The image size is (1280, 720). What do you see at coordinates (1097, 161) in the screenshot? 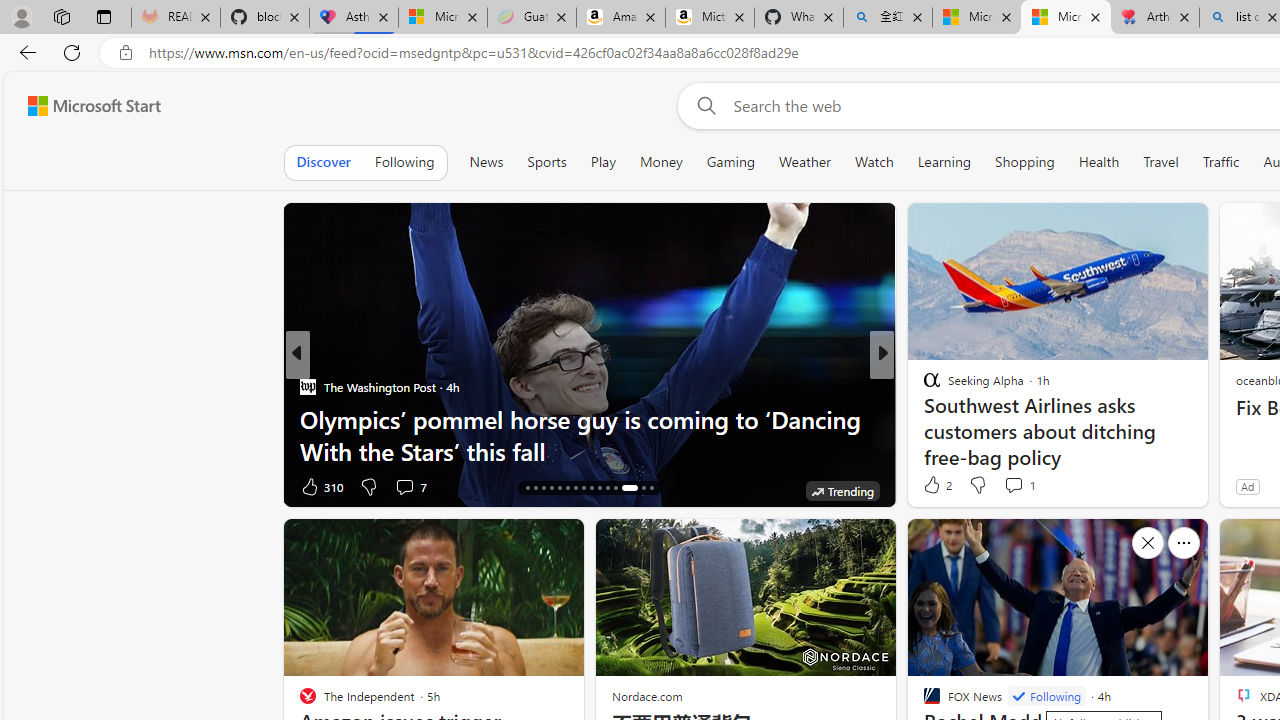
I see `'Health'` at bounding box center [1097, 161].